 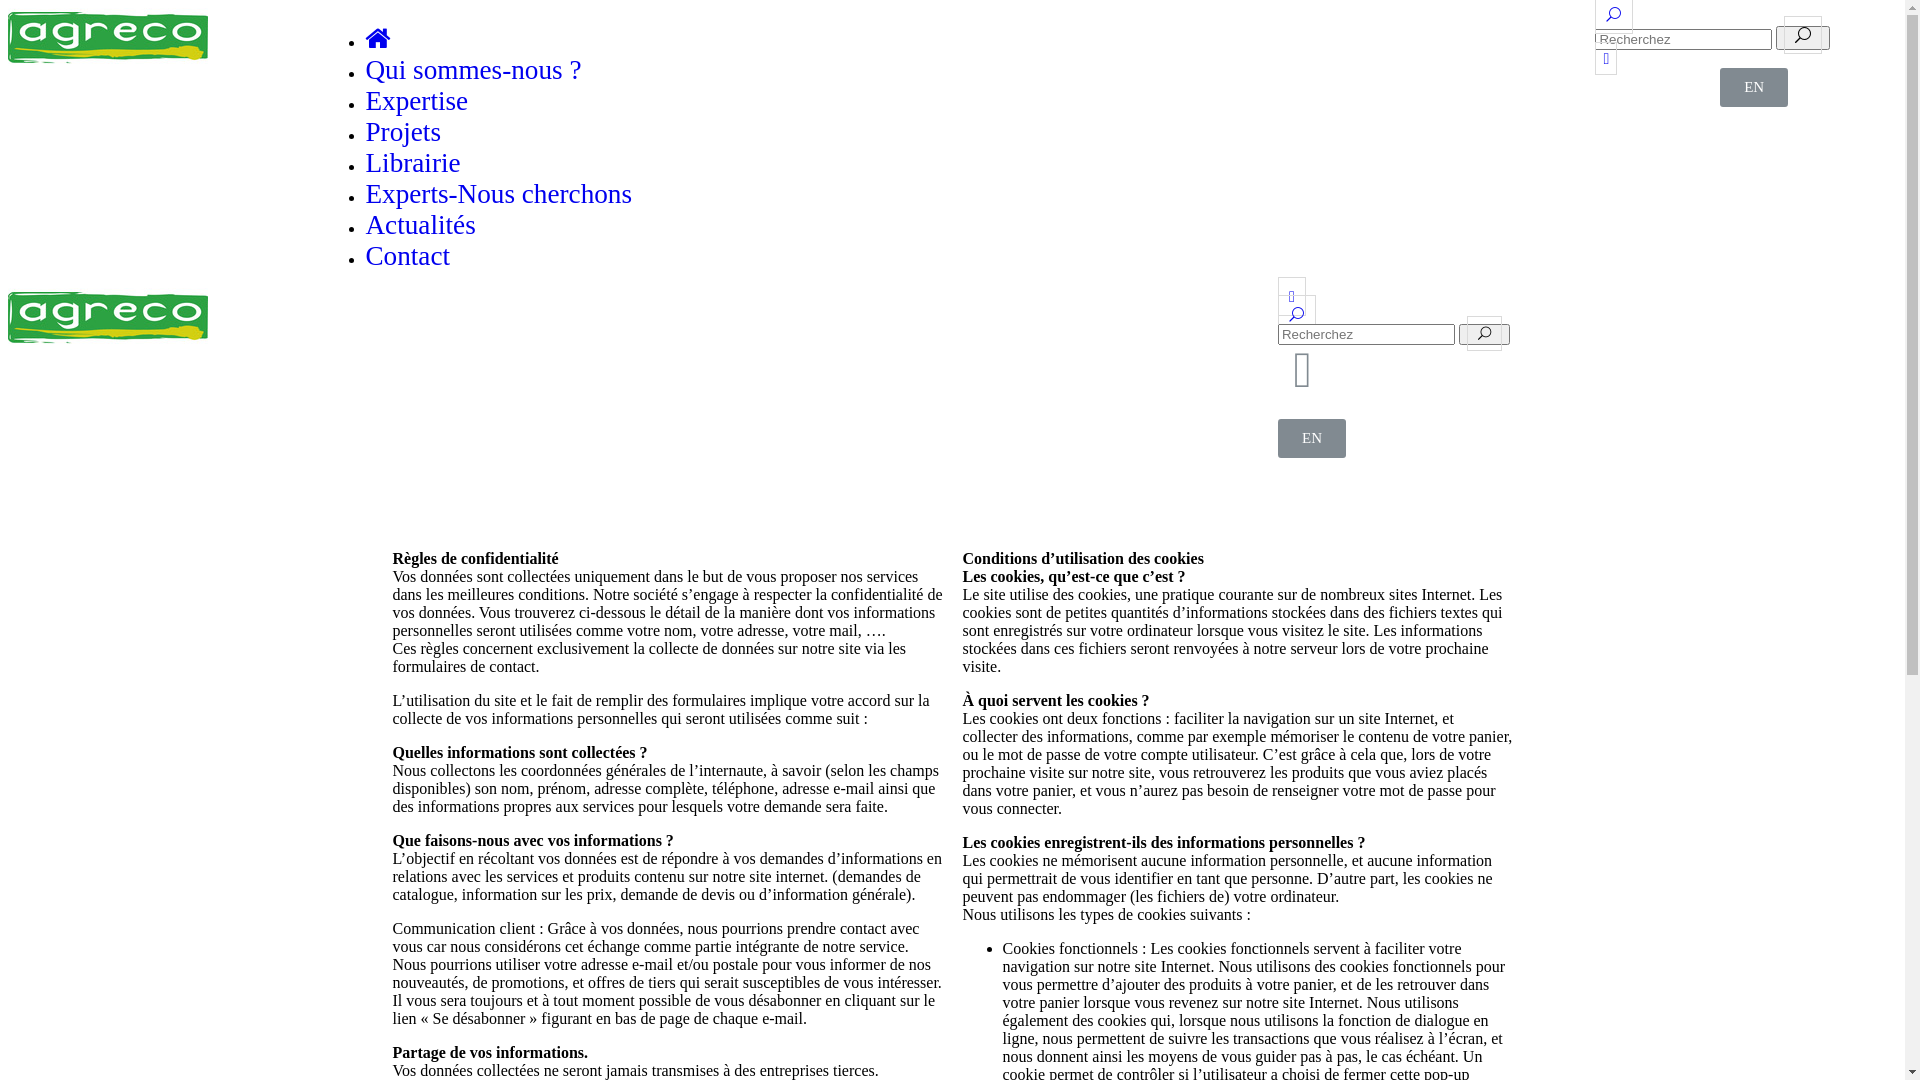 I want to click on 'Projets', so click(x=364, y=131).